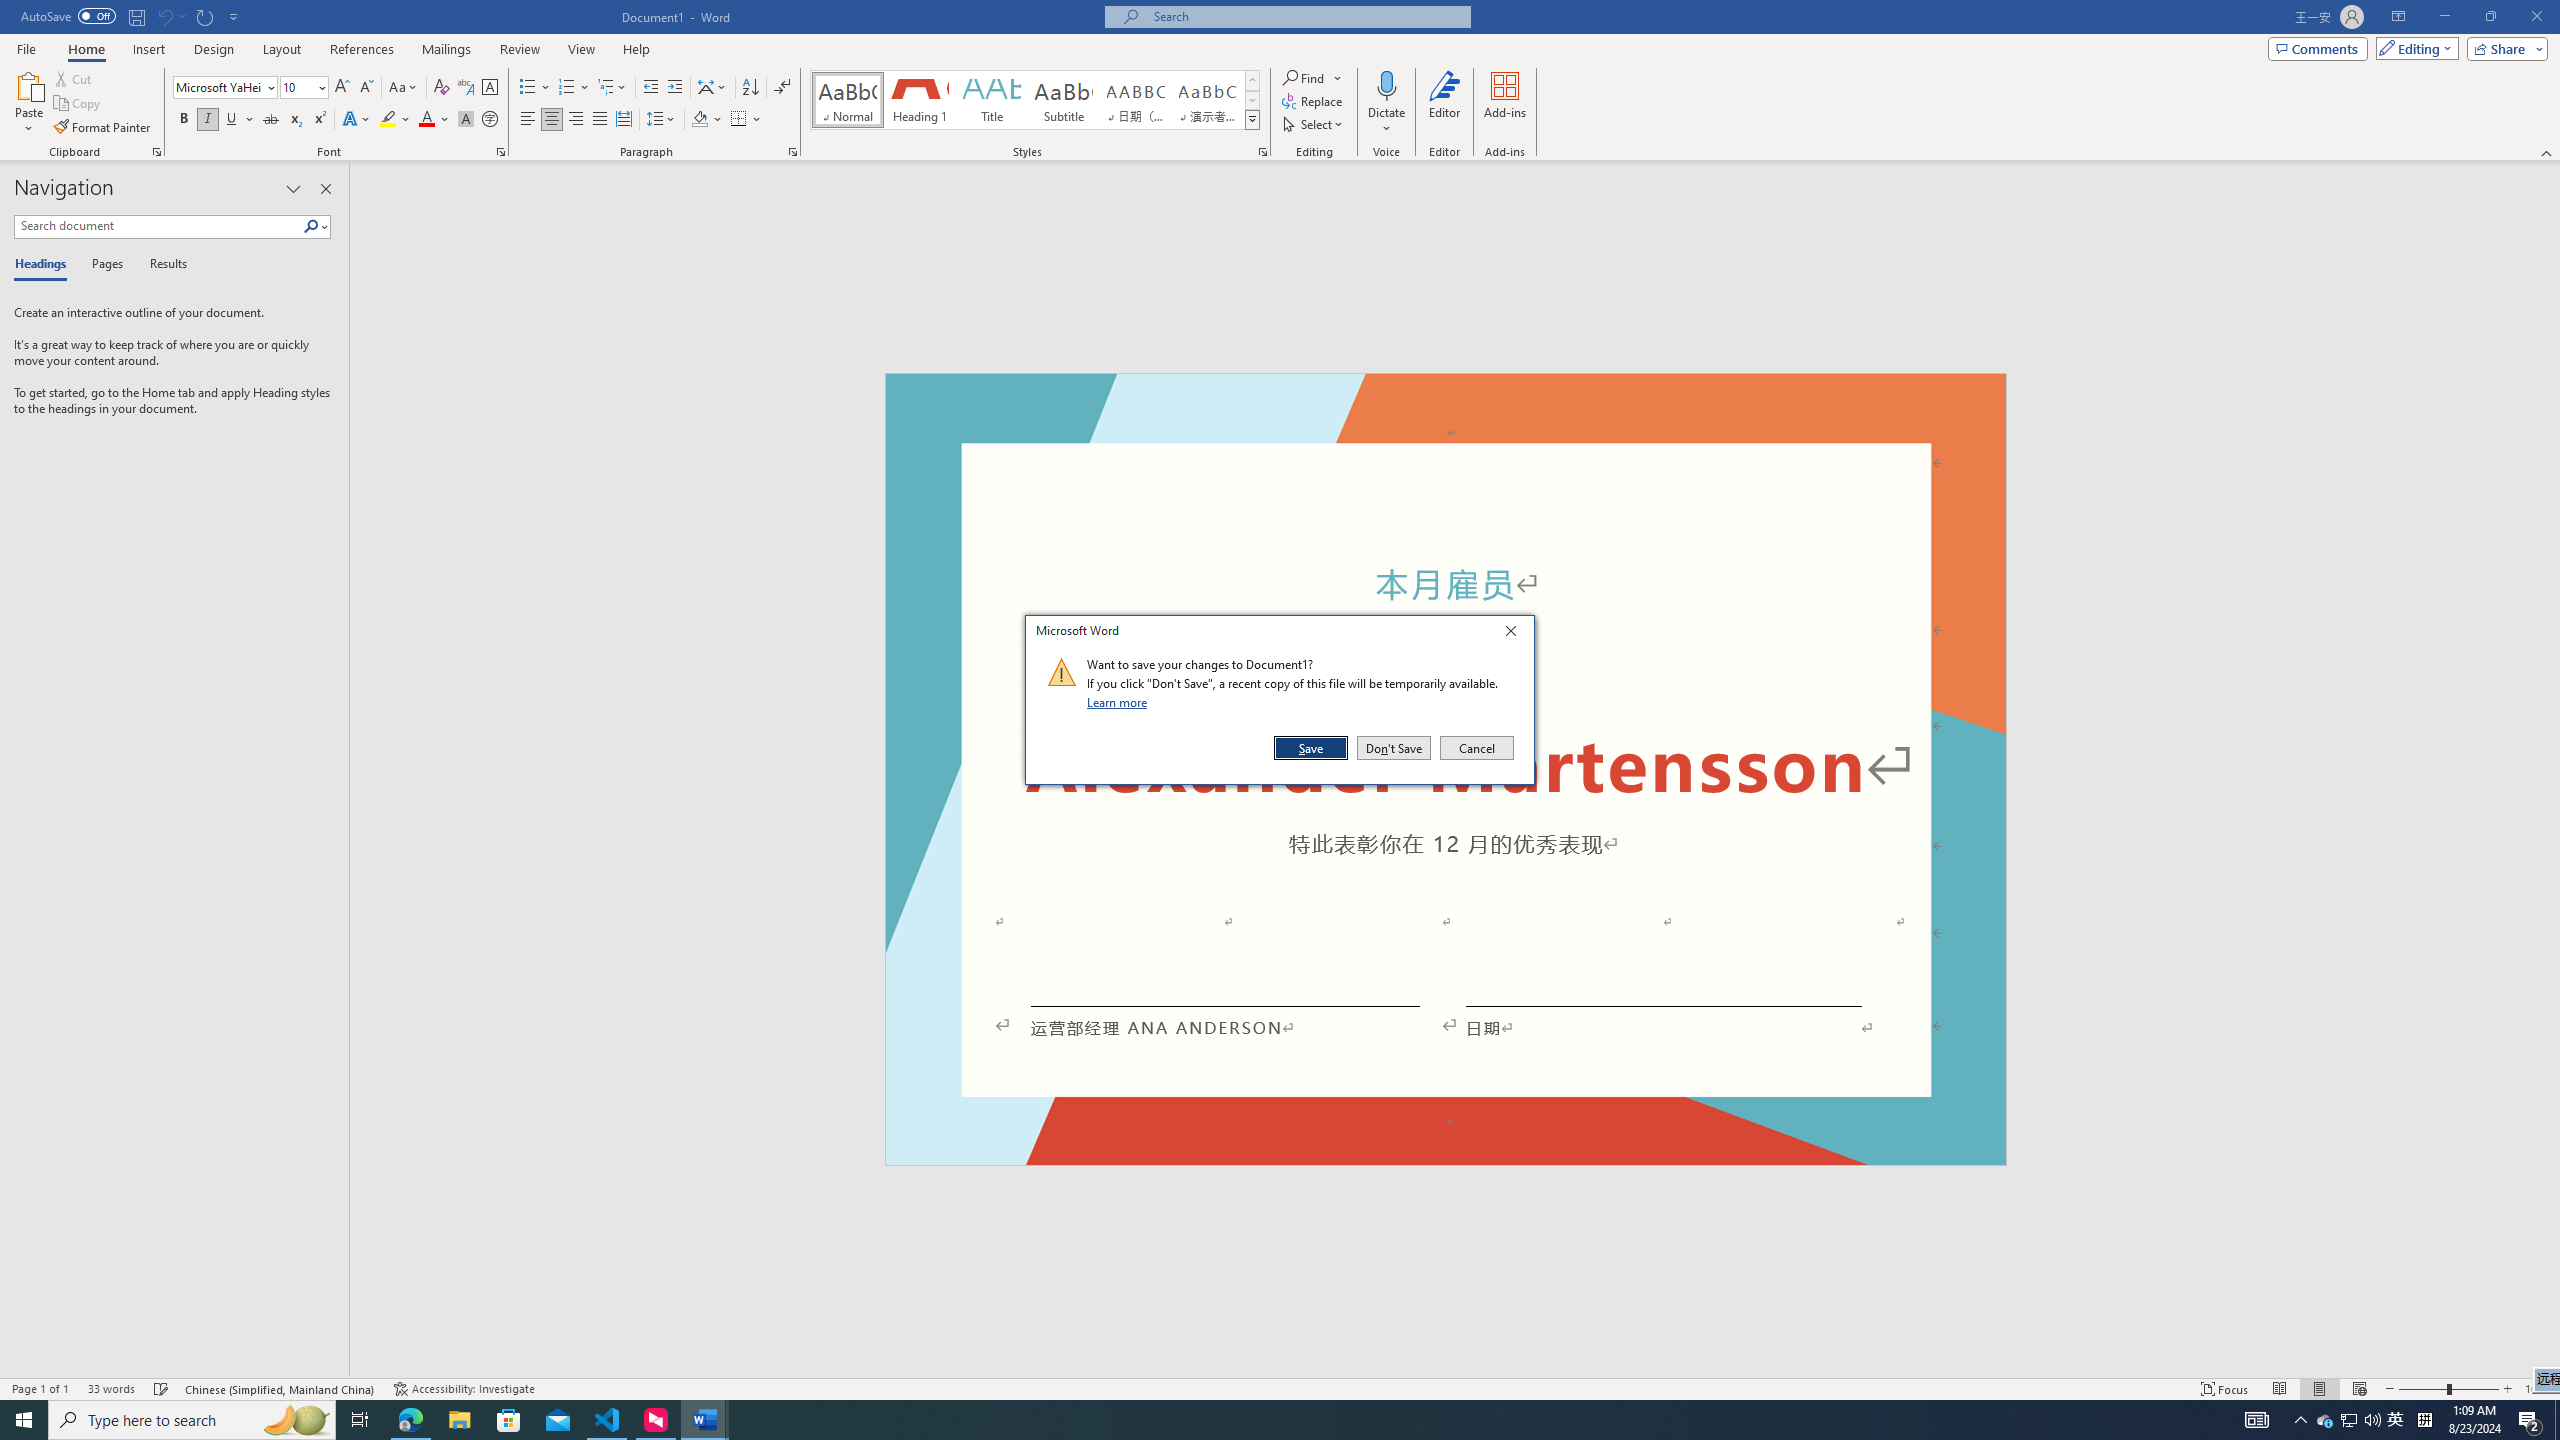 The height and width of the screenshot is (1440, 2560). What do you see at coordinates (409, 1418) in the screenshot?
I see `'Microsoft Edge - 1 running window'` at bounding box center [409, 1418].